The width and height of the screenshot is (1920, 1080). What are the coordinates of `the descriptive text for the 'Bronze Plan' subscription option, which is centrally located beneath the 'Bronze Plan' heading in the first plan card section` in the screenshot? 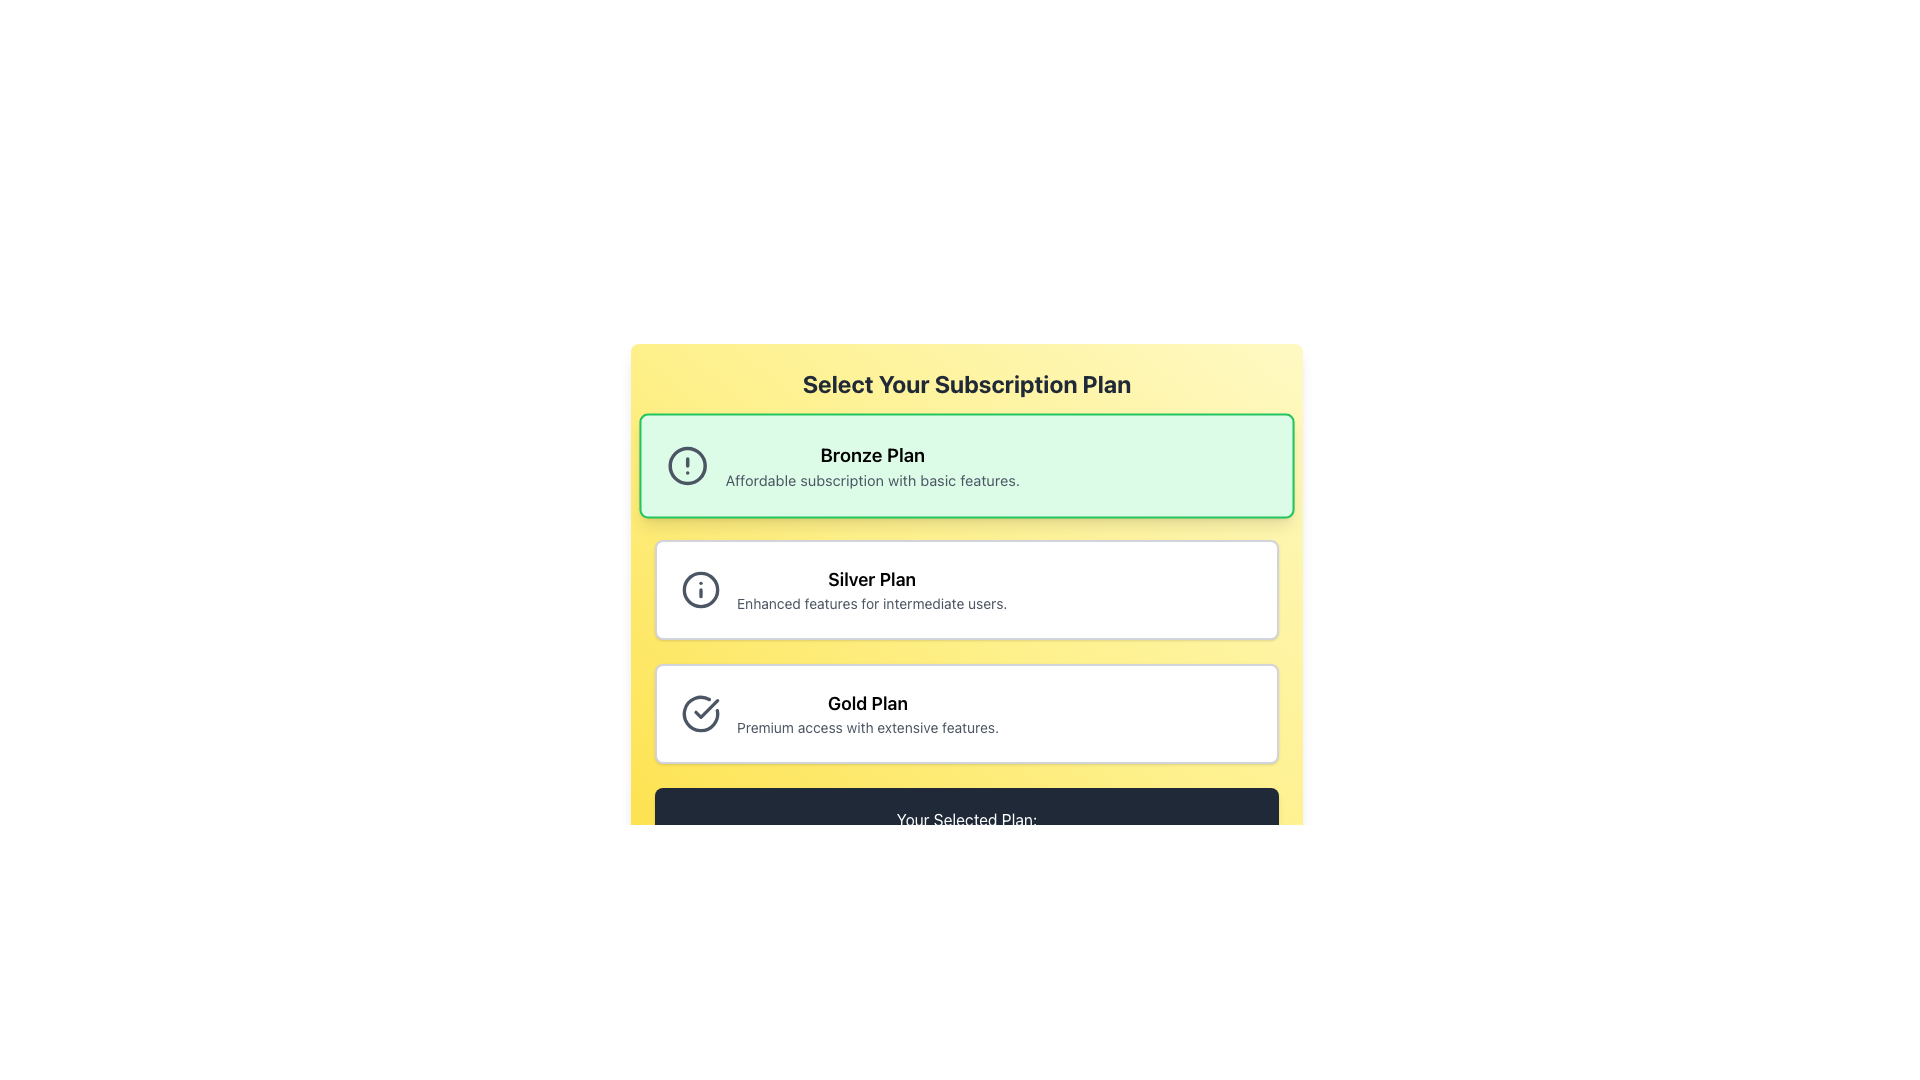 It's located at (872, 480).